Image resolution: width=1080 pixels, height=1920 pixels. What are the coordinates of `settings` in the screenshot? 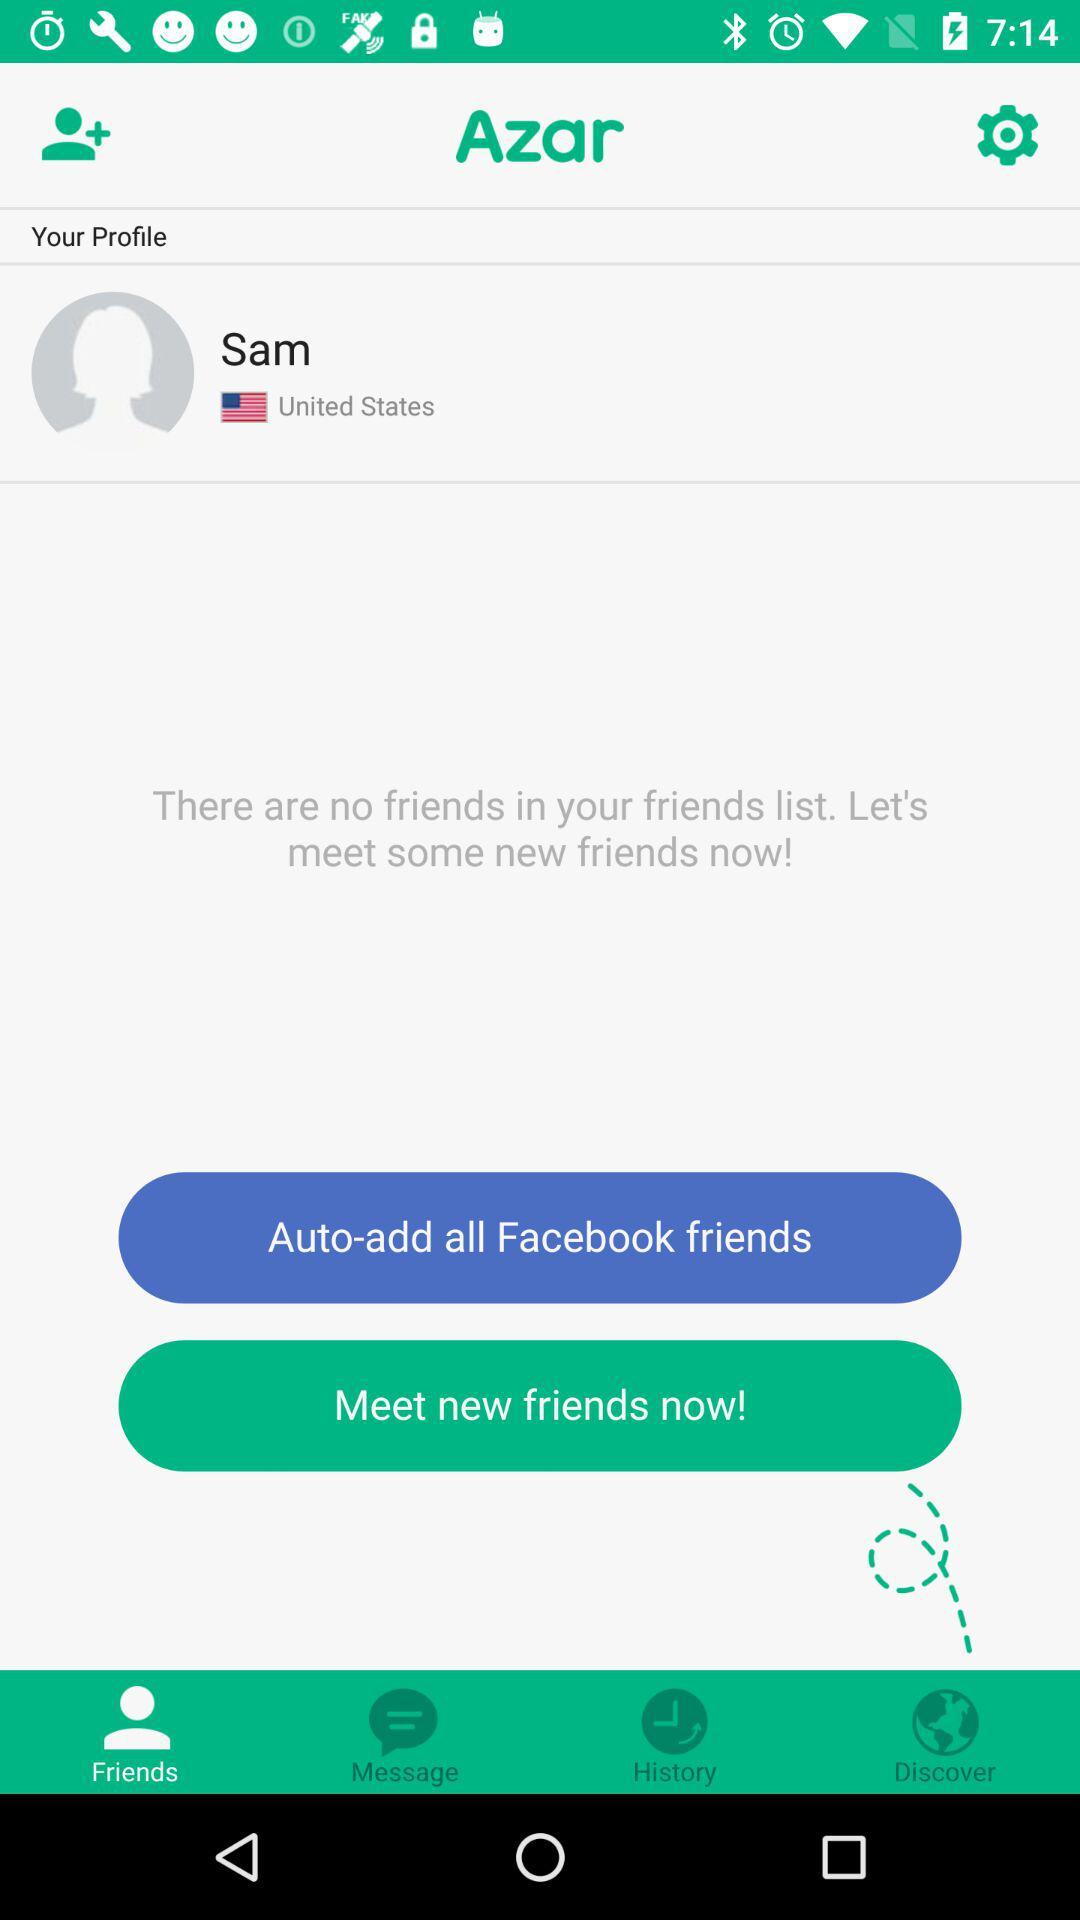 It's located at (1006, 135).